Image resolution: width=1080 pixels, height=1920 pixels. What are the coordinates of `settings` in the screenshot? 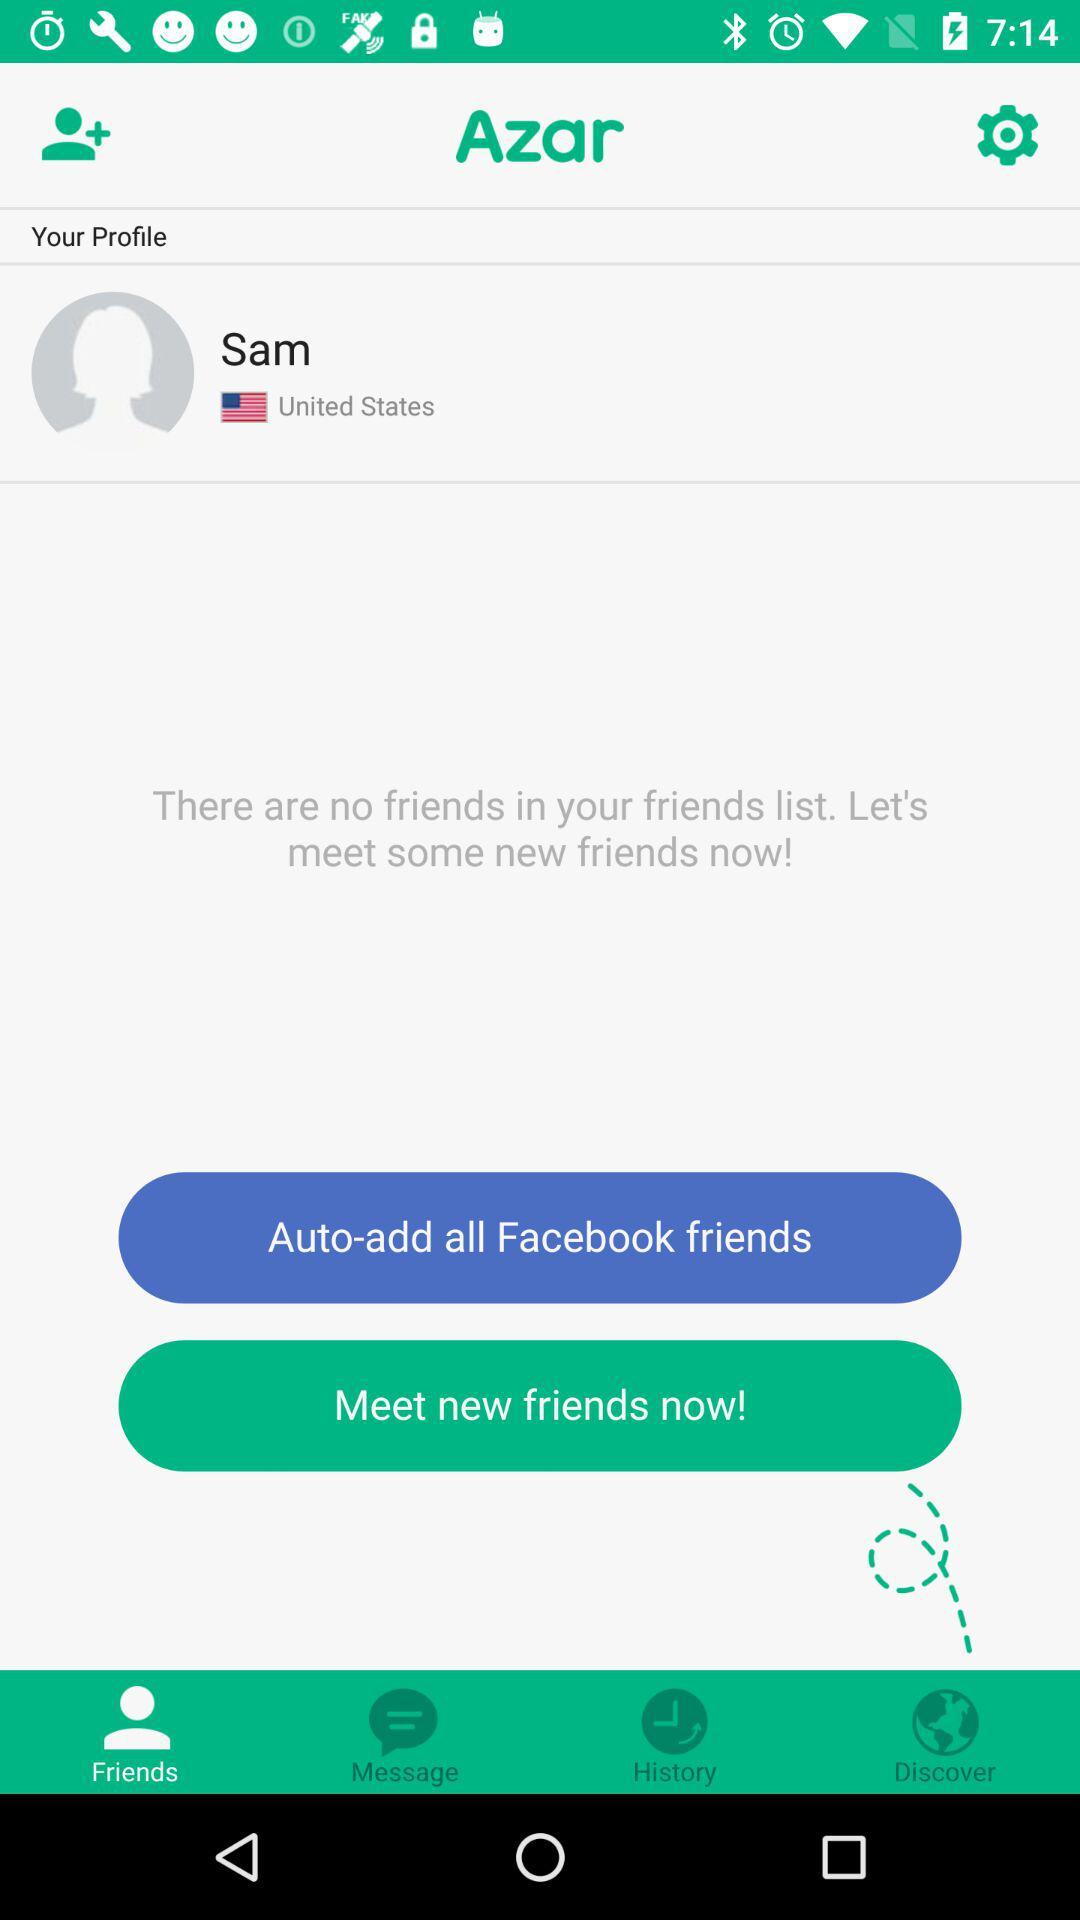 It's located at (1006, 135).